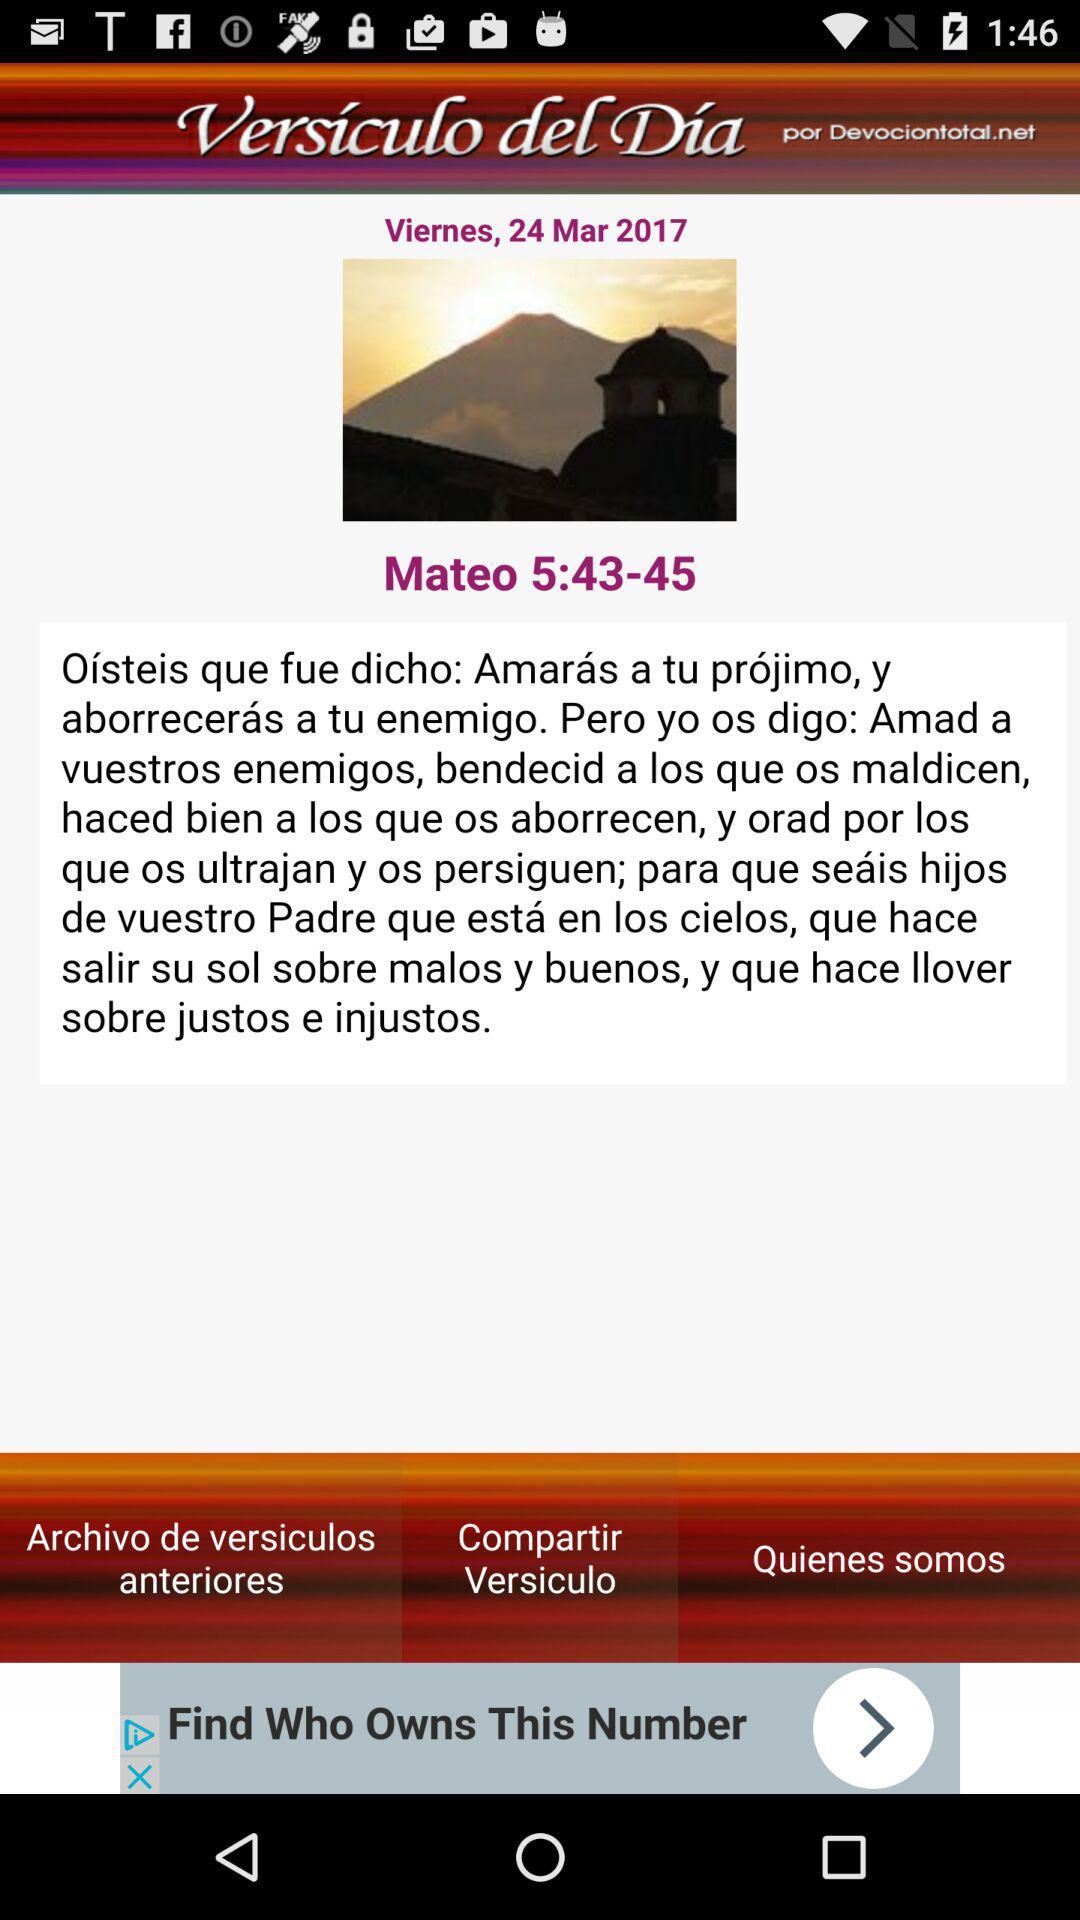  What do you see at coordinates (540, 1727) in the screenshot?
I see `click advertisement` at bounding box center [540, 1727].